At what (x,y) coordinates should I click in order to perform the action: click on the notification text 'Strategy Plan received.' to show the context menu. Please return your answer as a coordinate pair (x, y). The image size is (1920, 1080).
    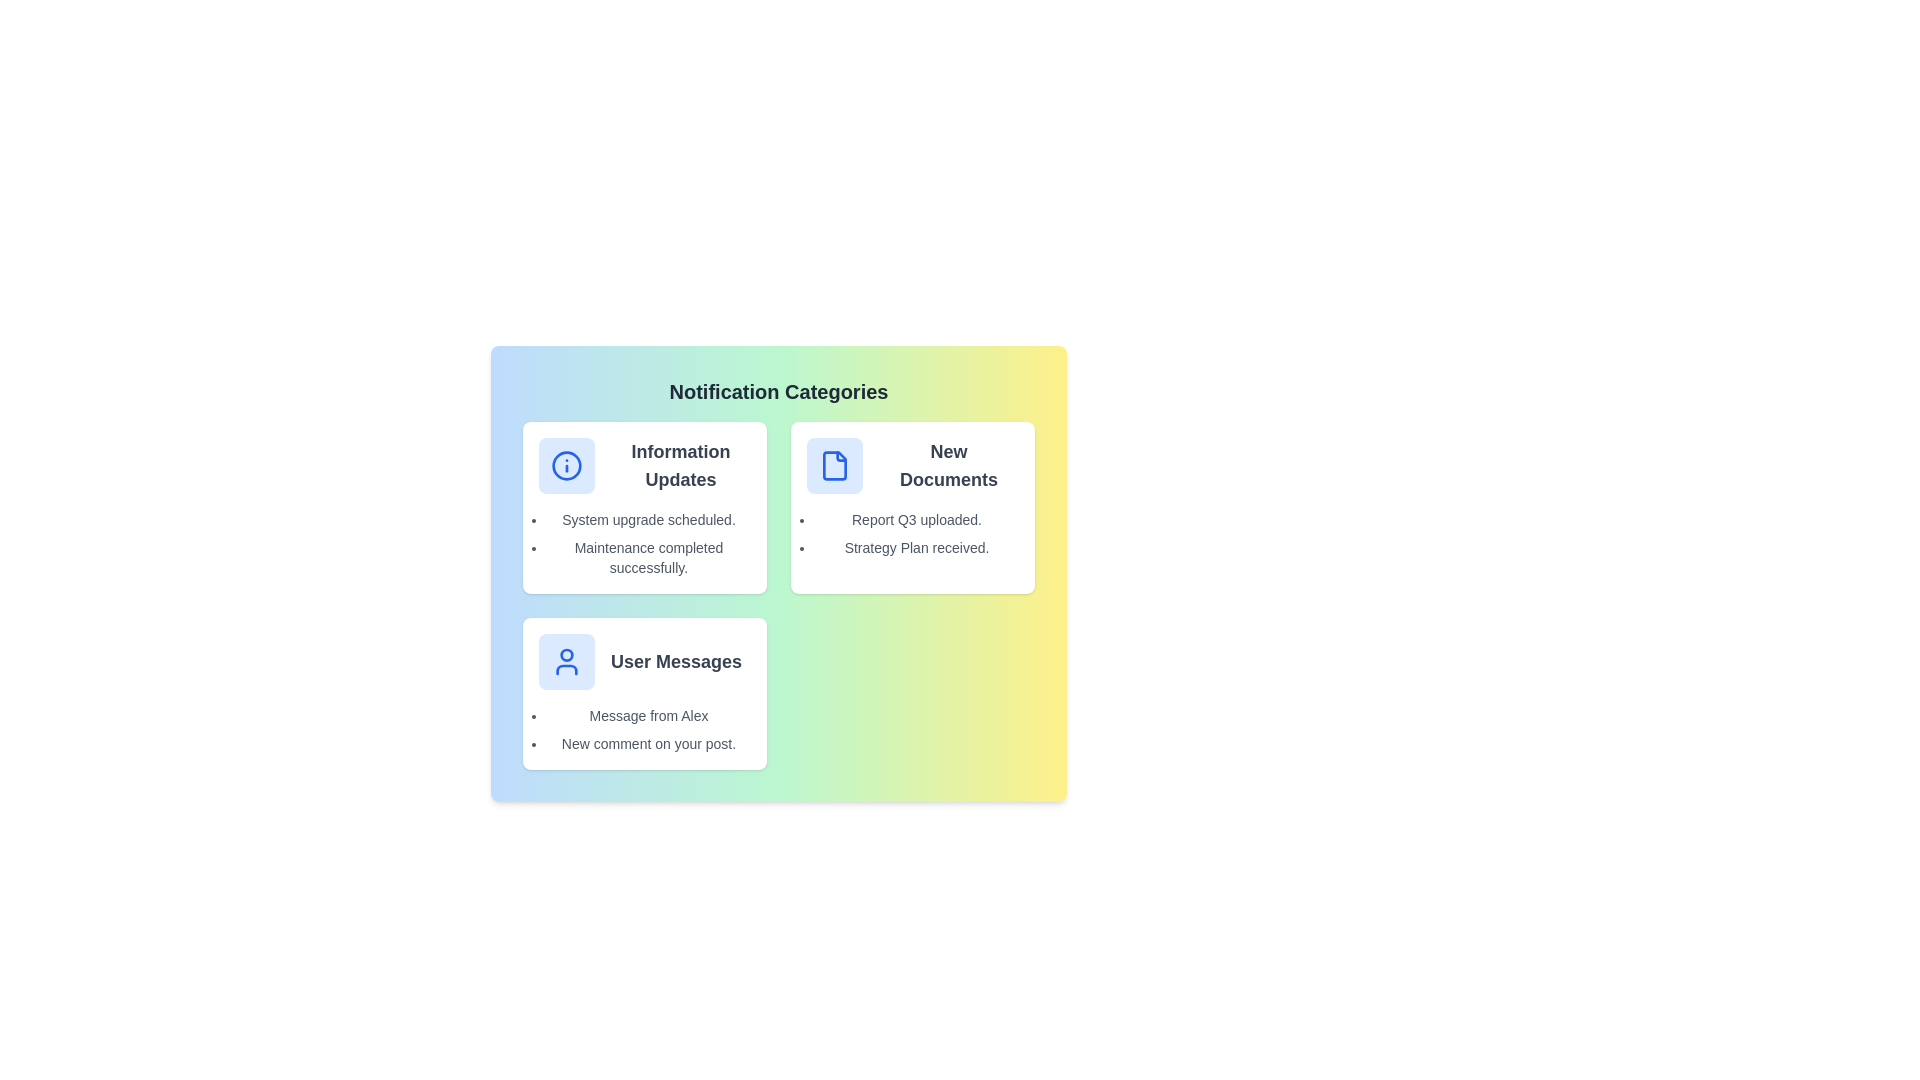
    Looking at the image, I should click on (915, 547).